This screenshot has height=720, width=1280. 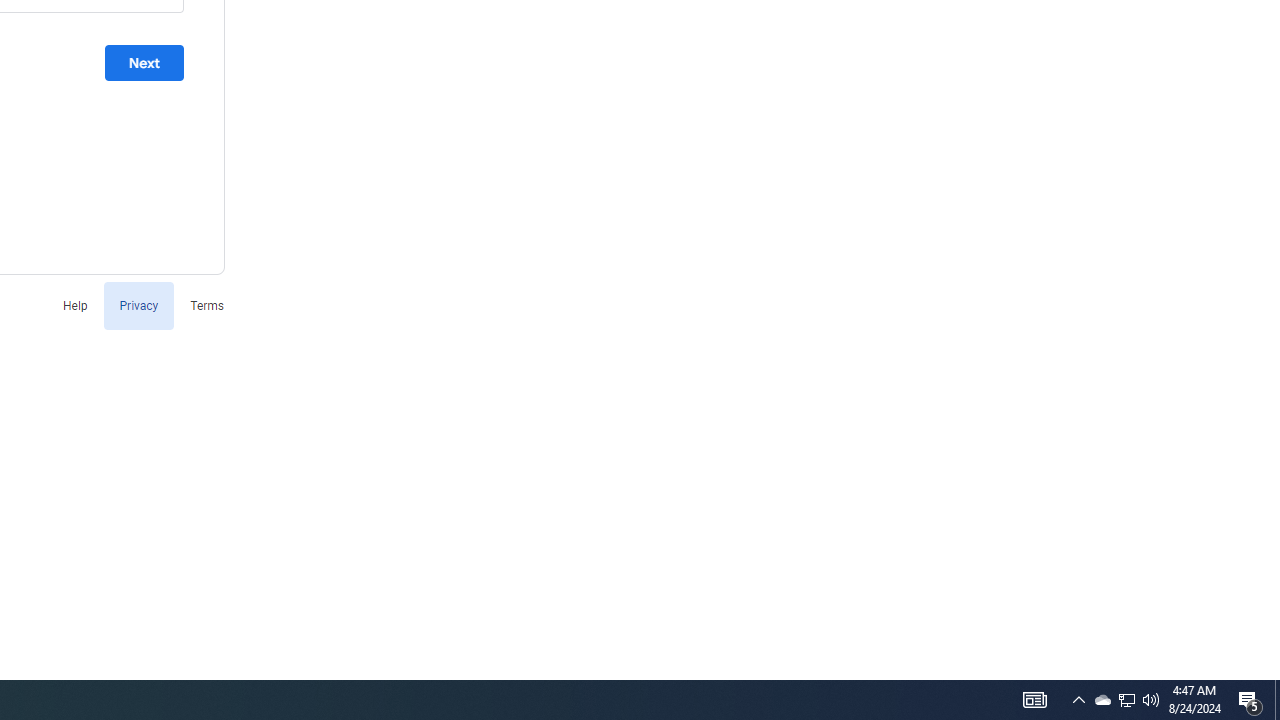 I want to click on 'Help', so click(x=74, y=305).